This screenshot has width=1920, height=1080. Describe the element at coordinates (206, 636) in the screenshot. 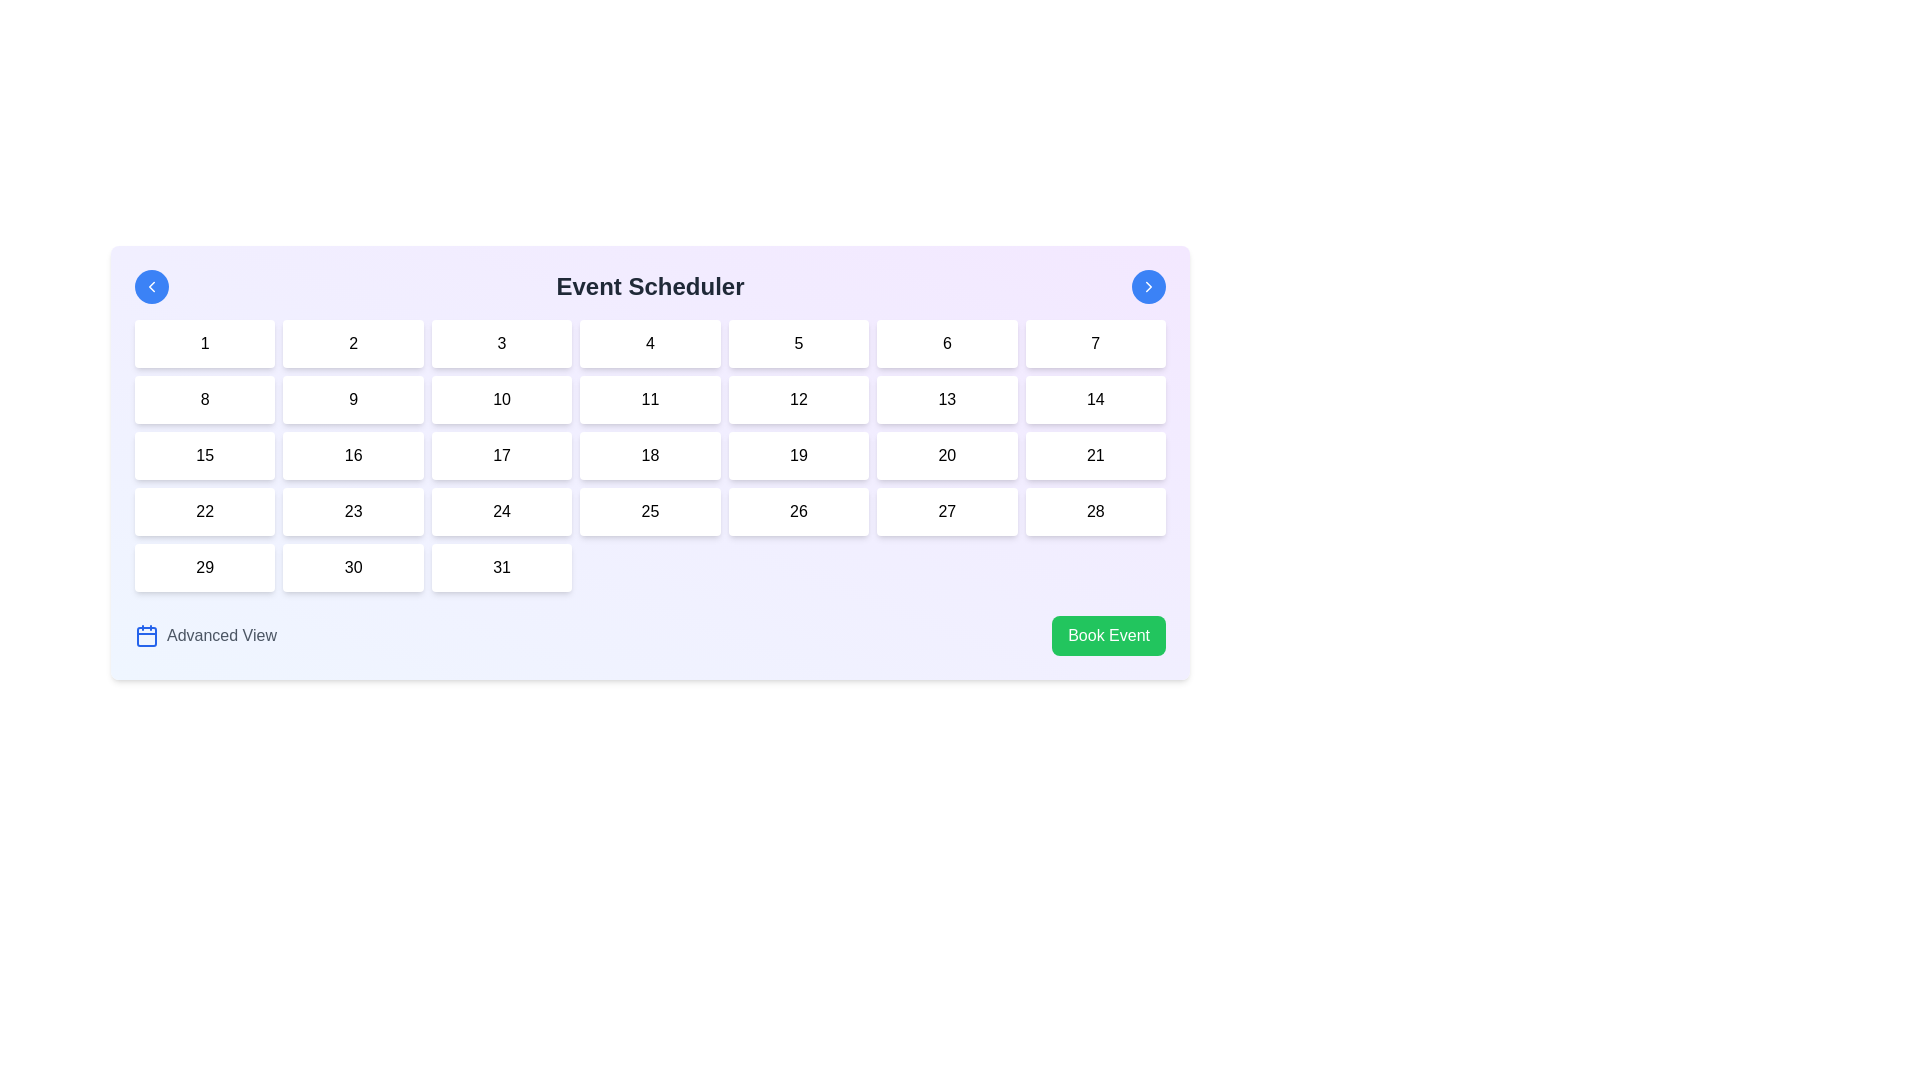

I see `the 'Advanced View' label with the blue calendar icon` at that location.